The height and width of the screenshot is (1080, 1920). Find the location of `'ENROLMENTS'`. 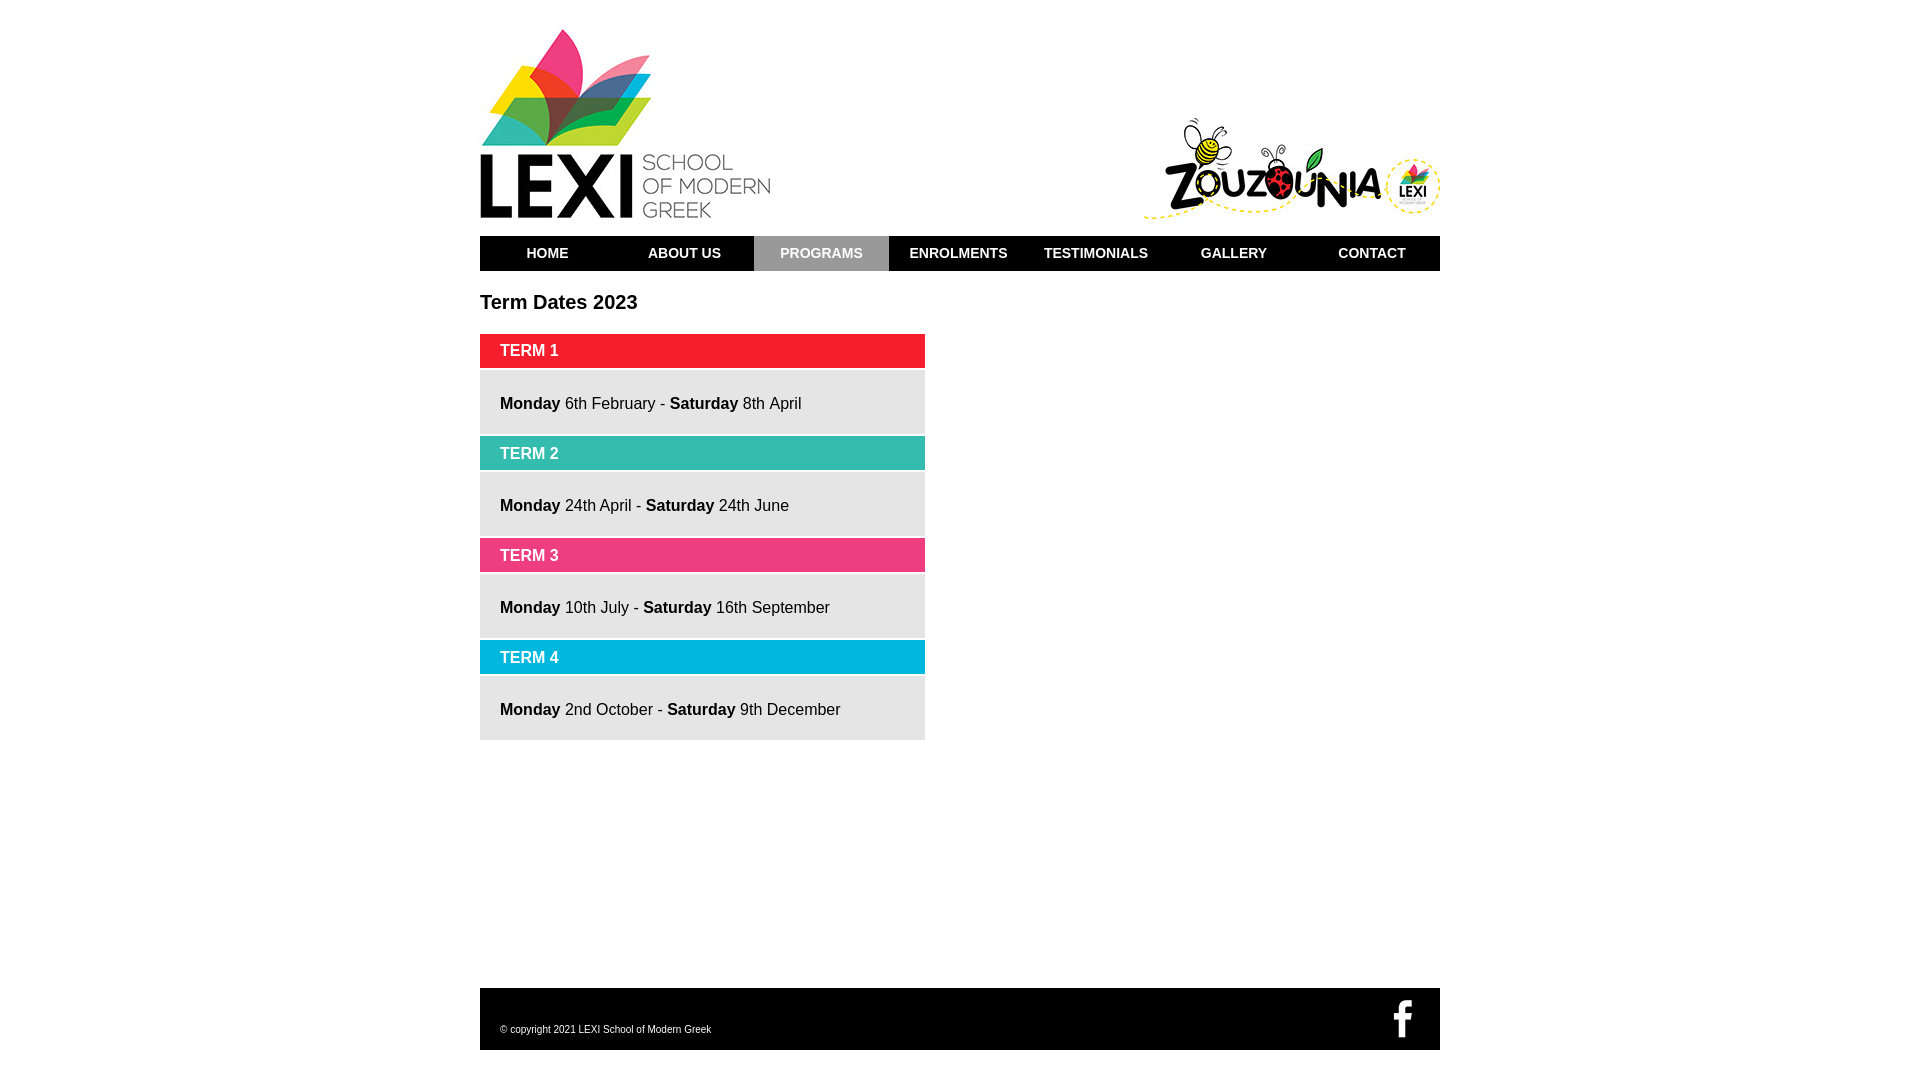

'ENROLMENTS' is located at coordinates (957, 252).